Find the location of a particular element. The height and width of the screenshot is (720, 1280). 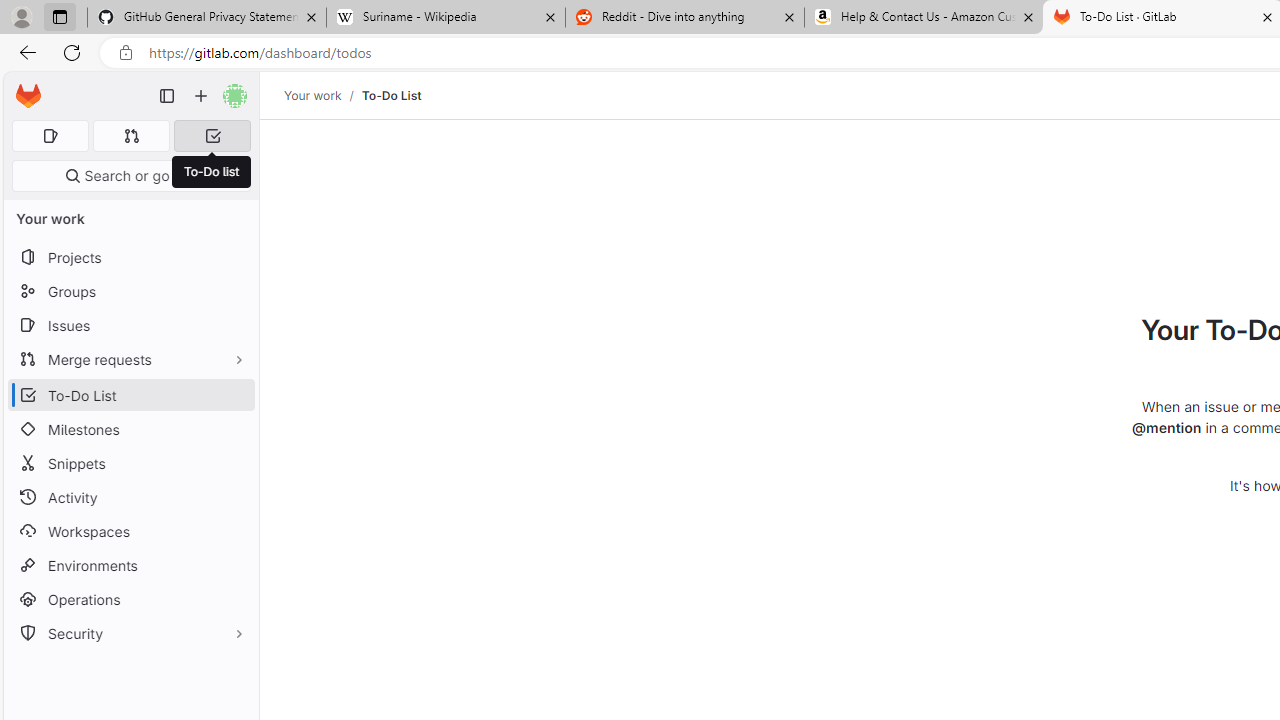

'Primary navigation sidebar' is located at coordinates (167, 96).